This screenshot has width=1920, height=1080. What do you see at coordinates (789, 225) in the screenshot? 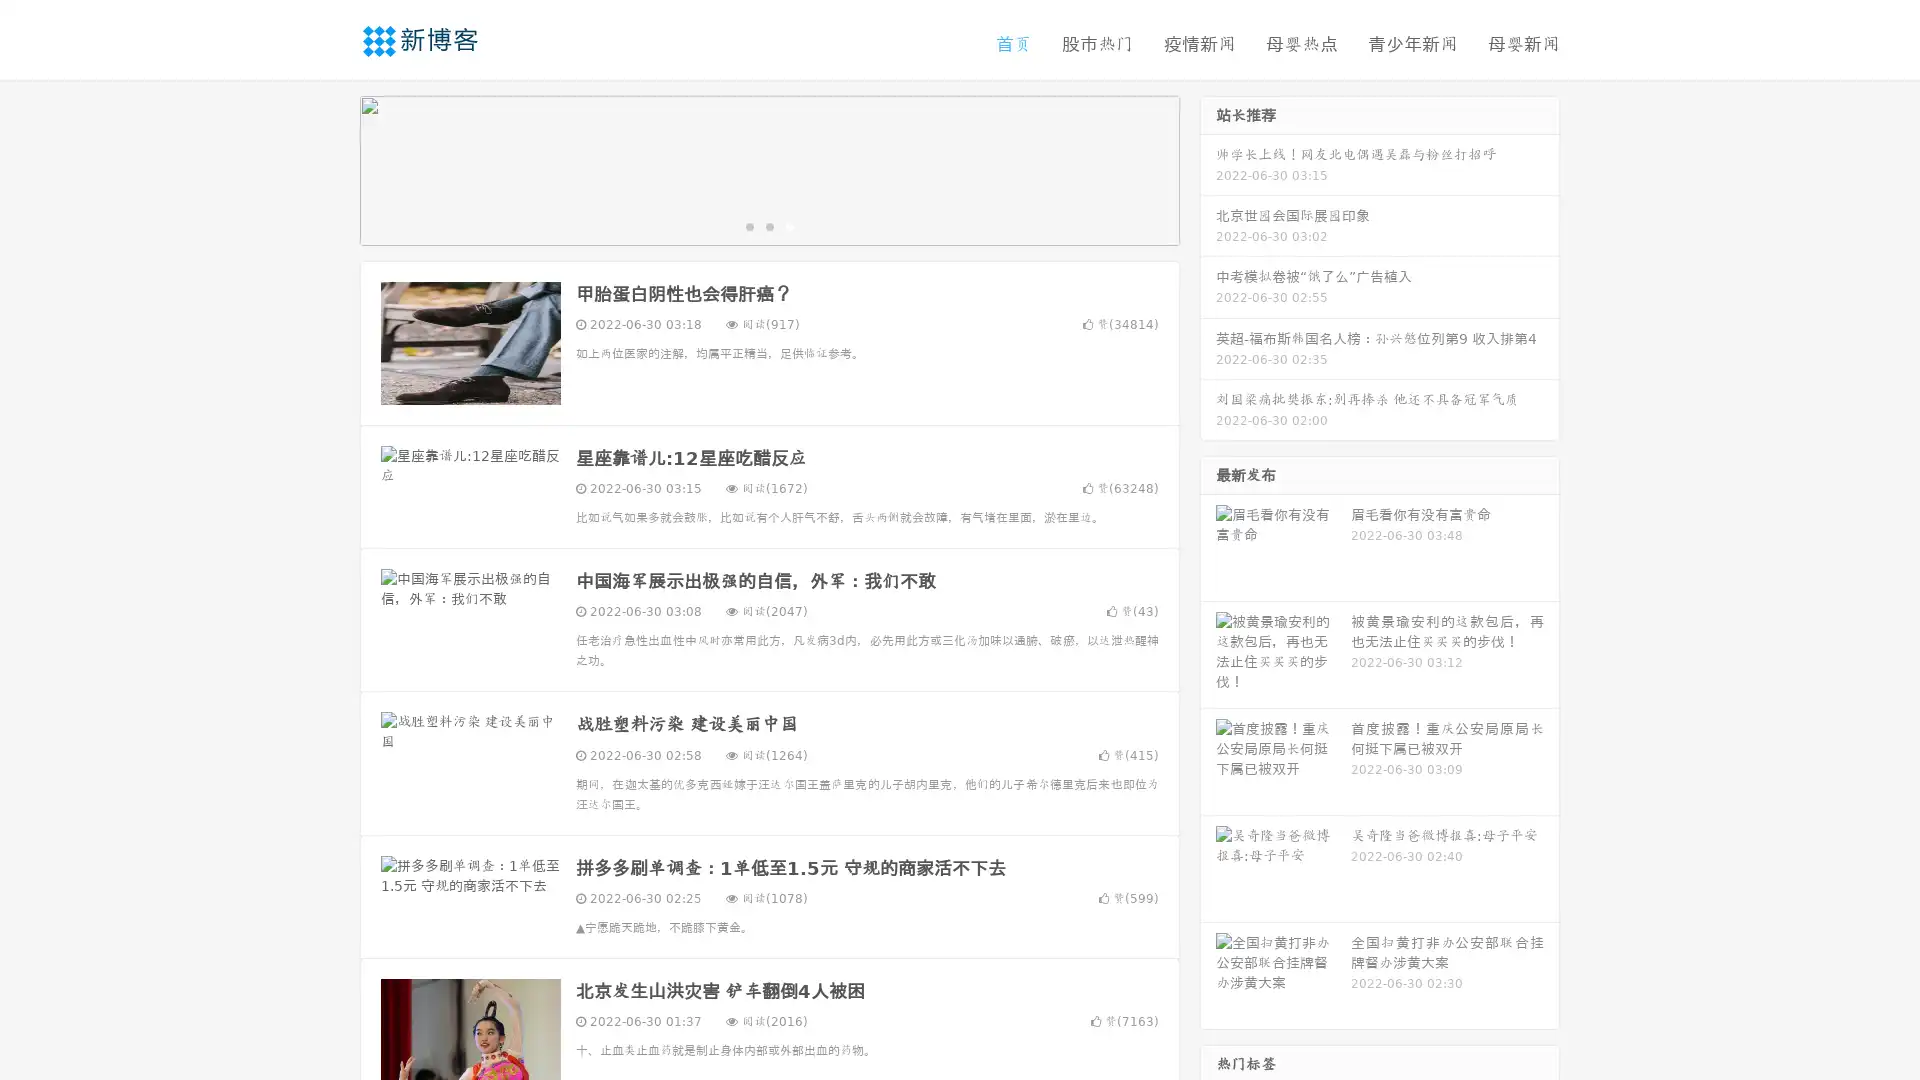
I see `Go to slide 3` at bounding box center [789, 225].